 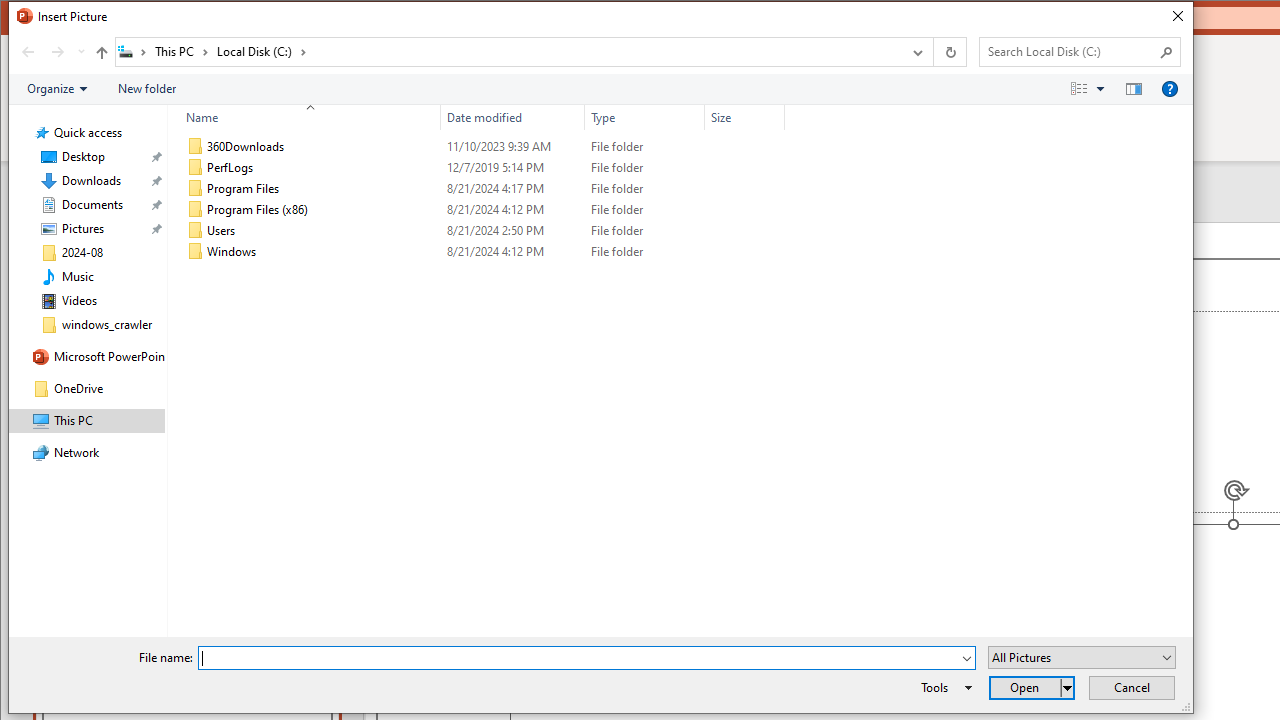 I want to click on 'Tools', so click(x=942, y=686).